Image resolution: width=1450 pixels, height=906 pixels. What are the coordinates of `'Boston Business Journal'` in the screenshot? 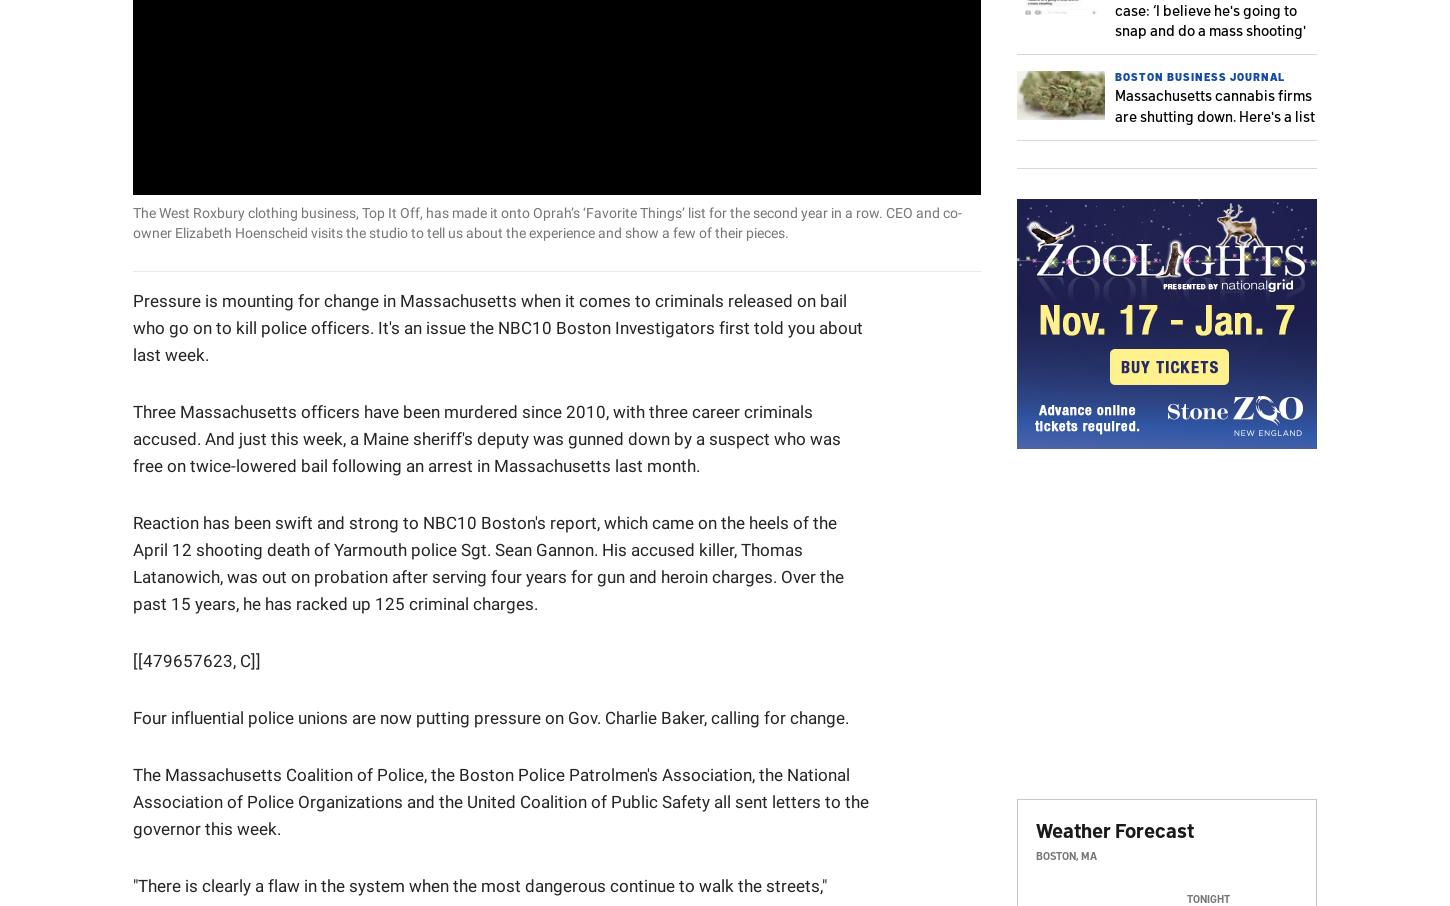 It's located at (1199, 76).